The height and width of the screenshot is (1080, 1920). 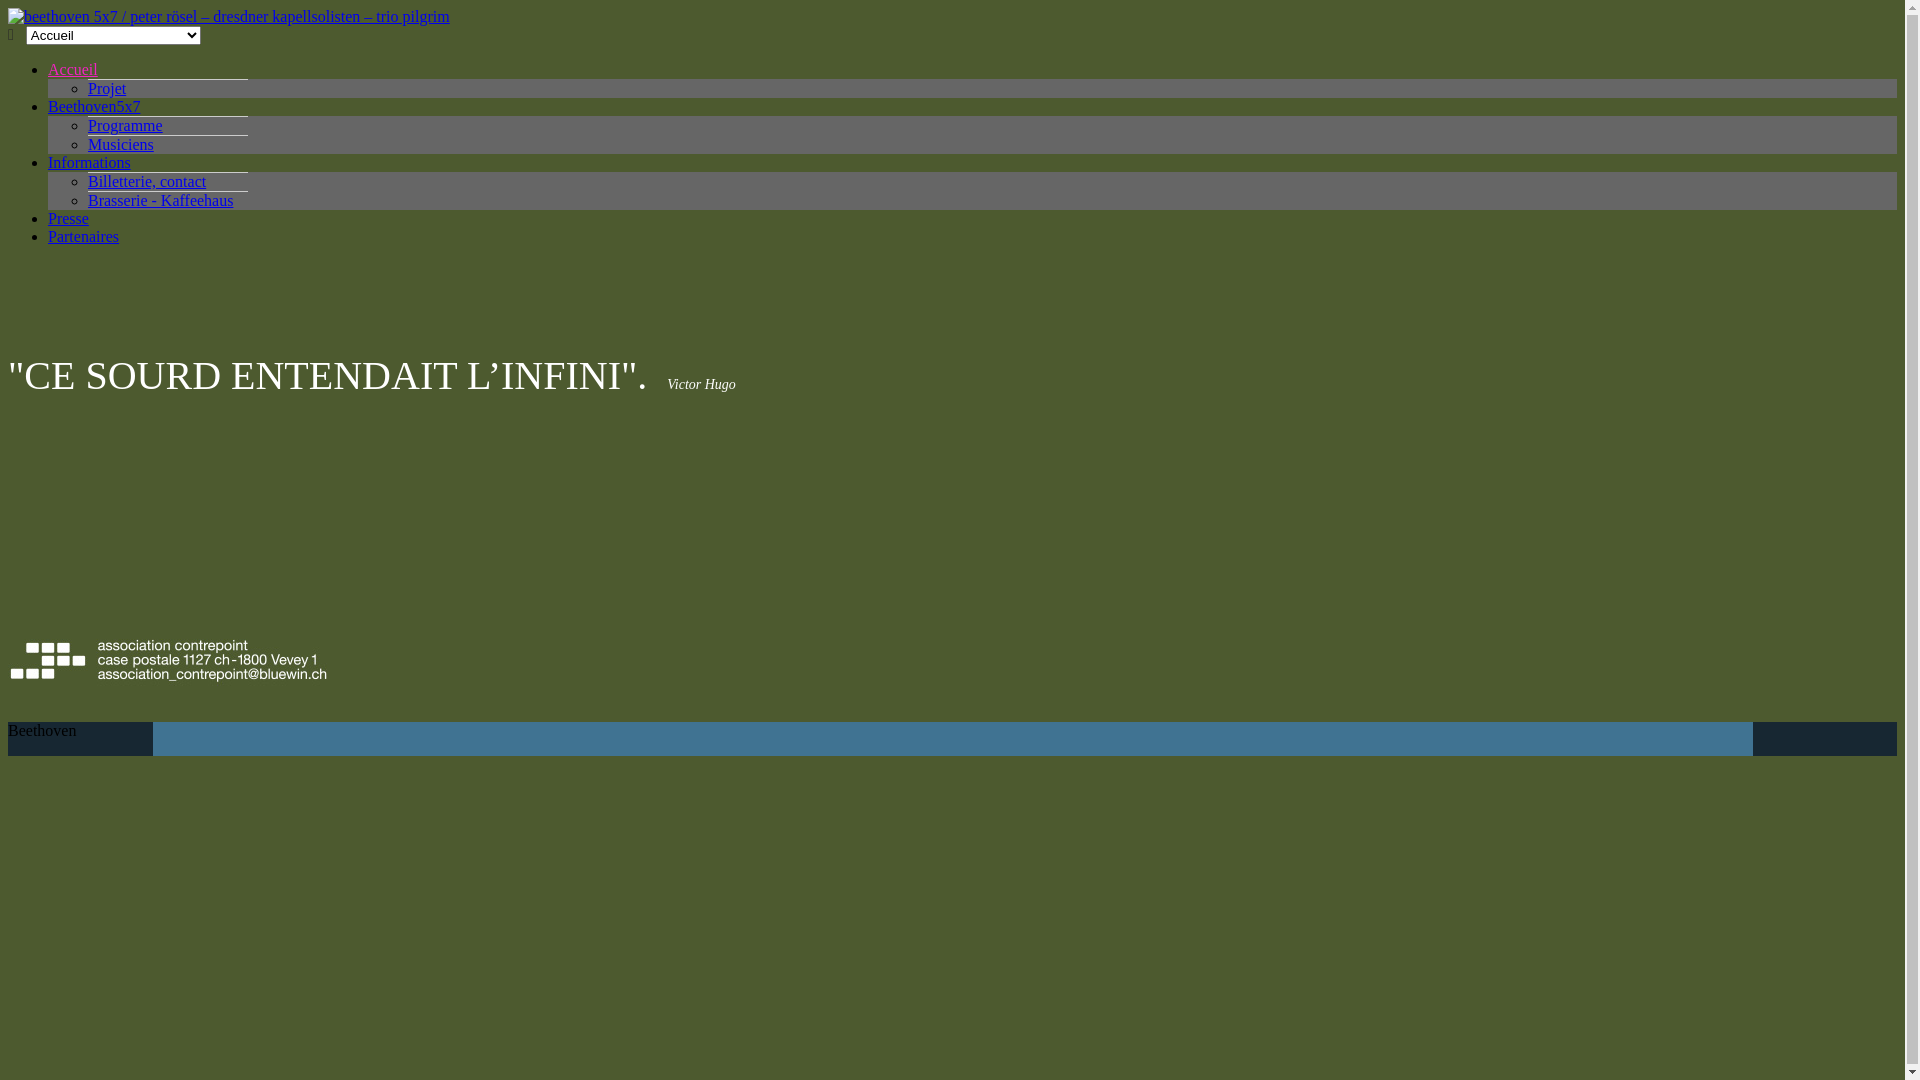 What do you see at coordinates (72, 68) in the screenshot?
I see `'Accueil'` at bounding box center [72, 68].